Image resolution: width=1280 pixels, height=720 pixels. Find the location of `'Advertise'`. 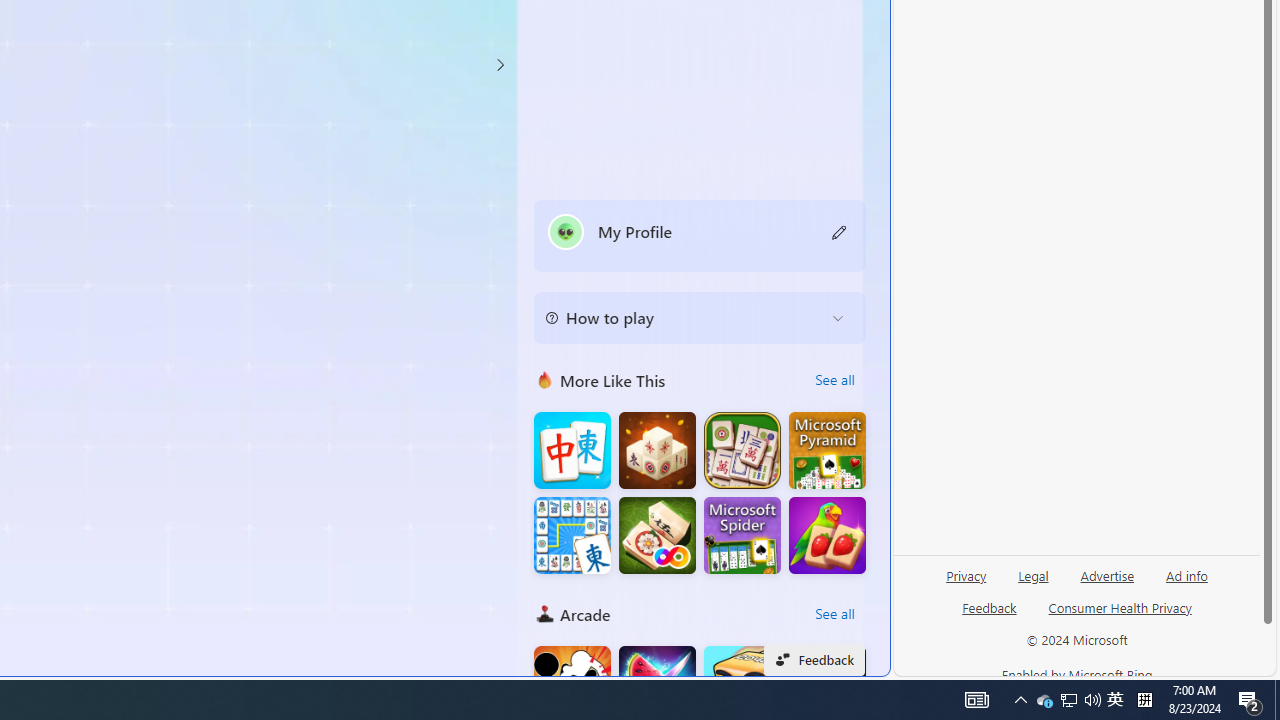

'Advertise' is located at coordinates (1106, 574).